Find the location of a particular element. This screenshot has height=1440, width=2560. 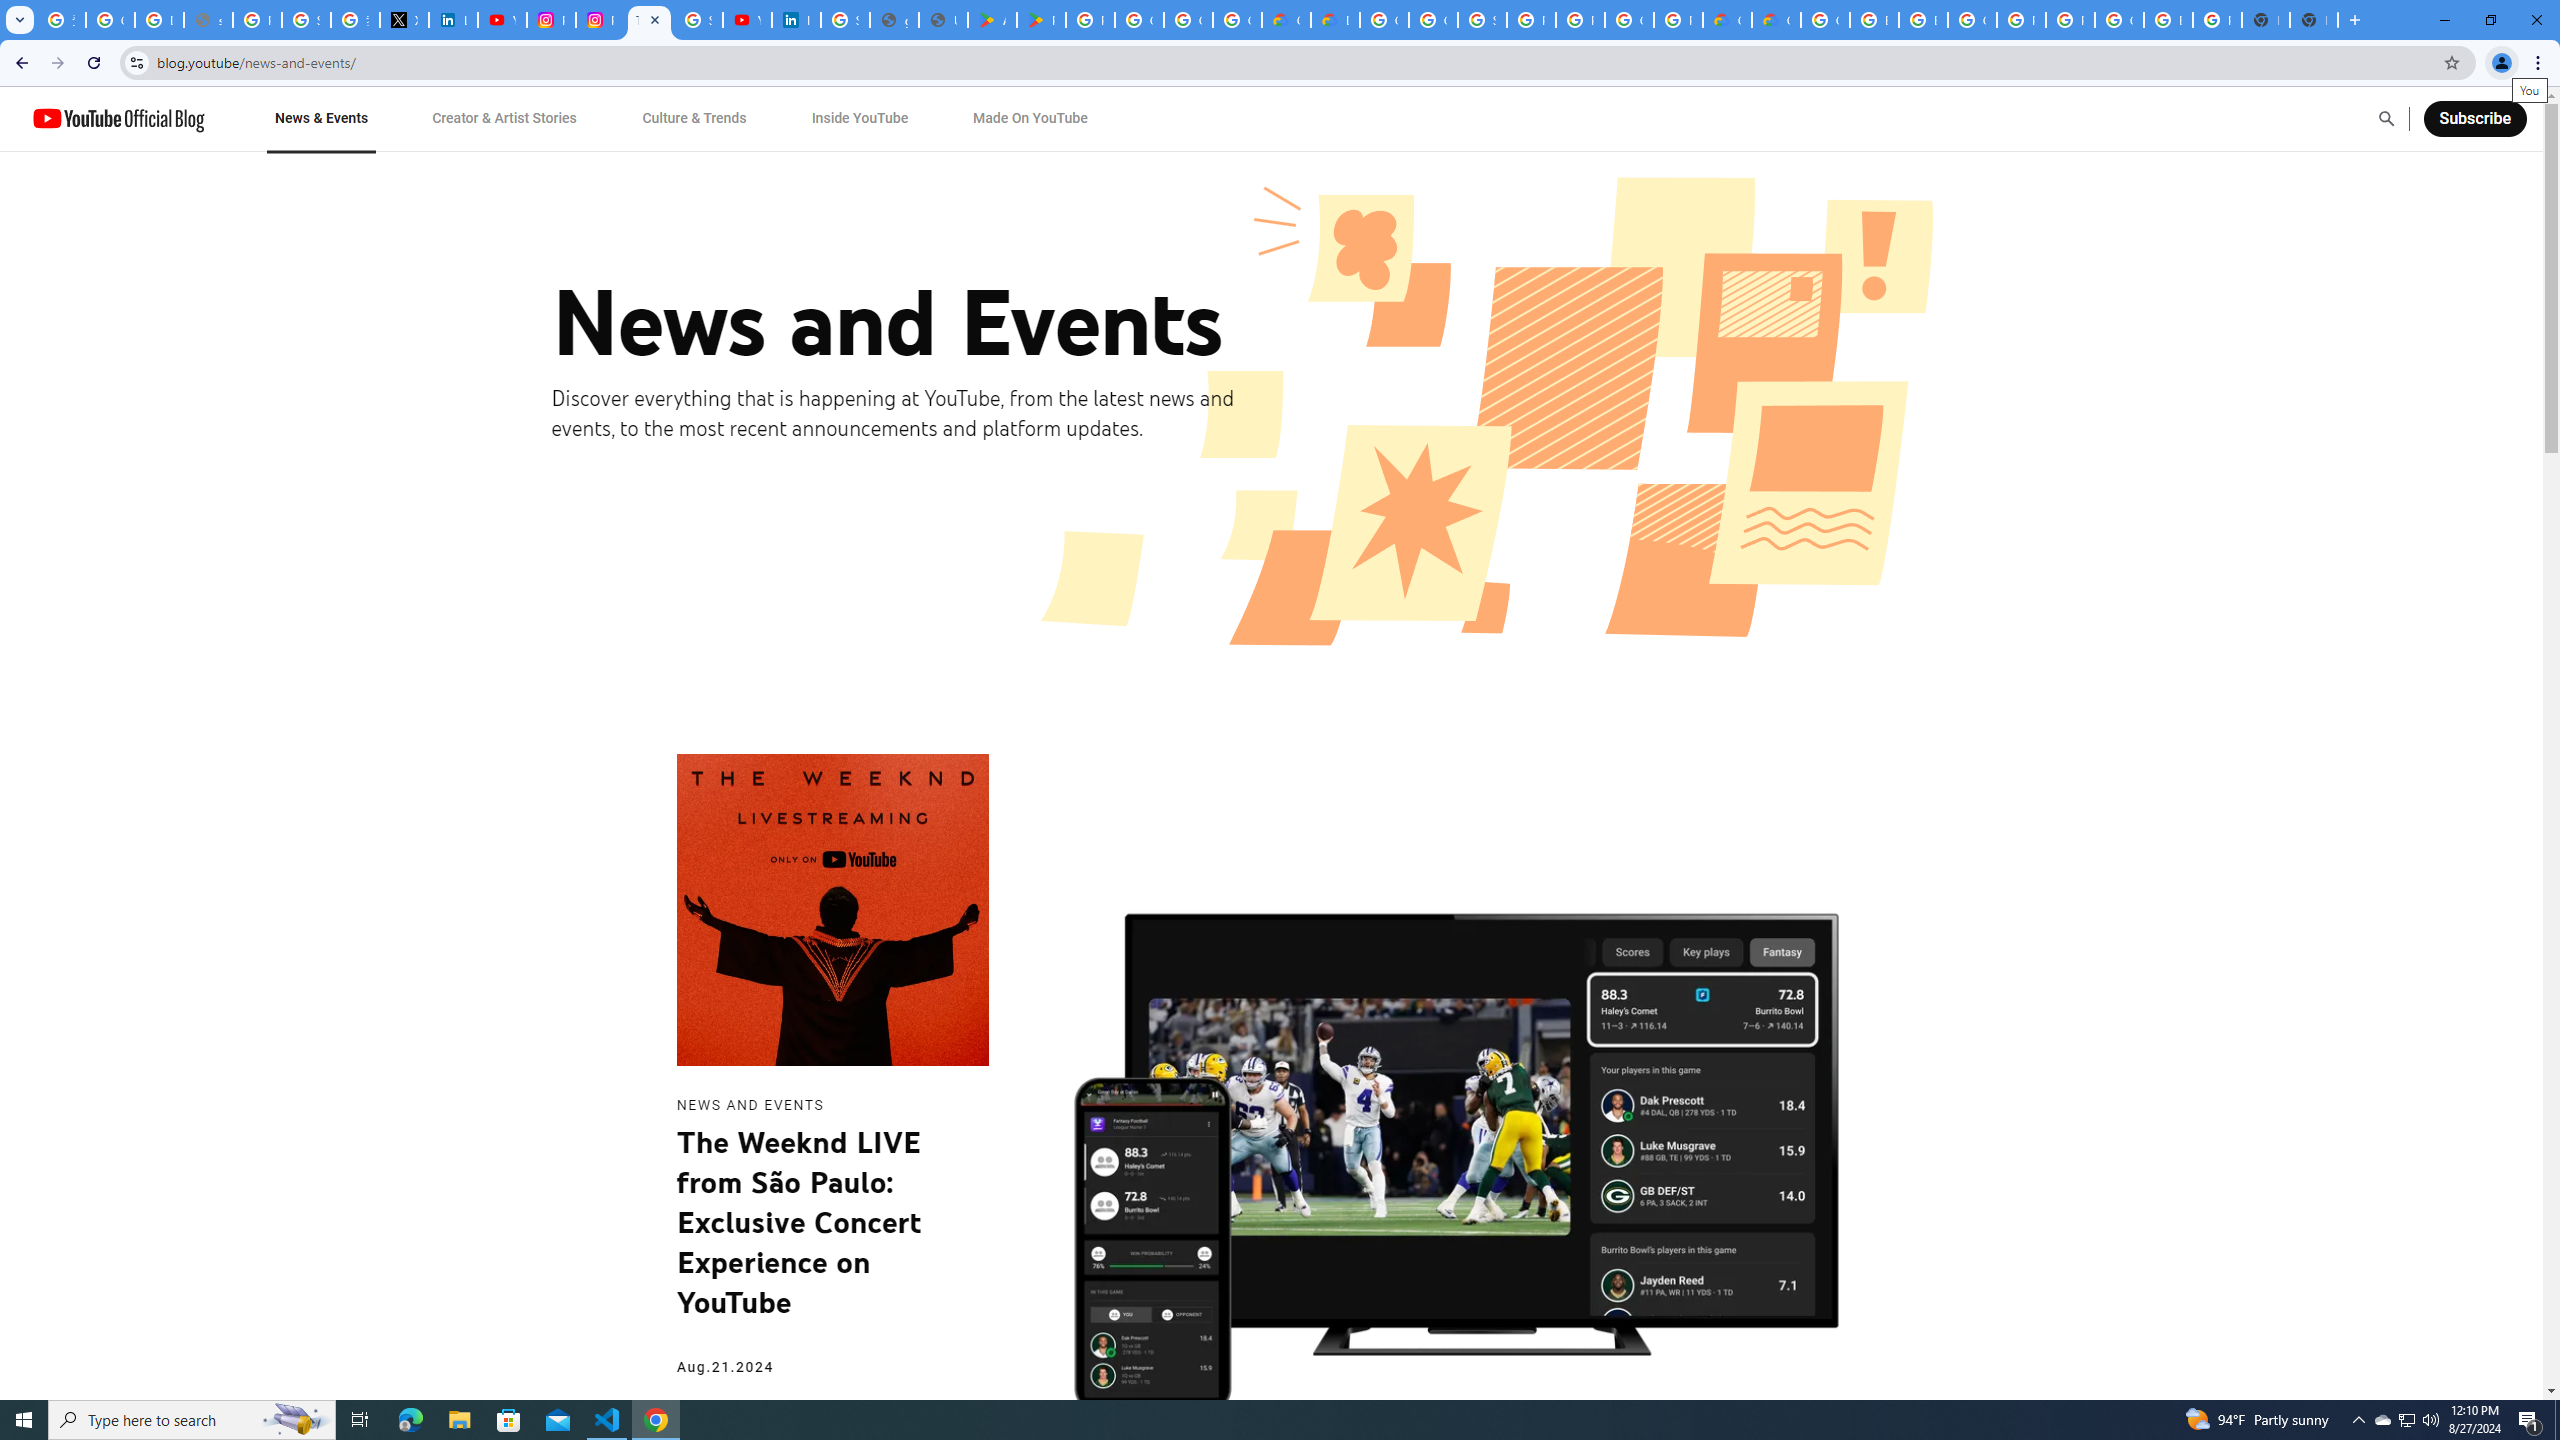

'Made On YouTube' is located at coordinates (1030, 118).